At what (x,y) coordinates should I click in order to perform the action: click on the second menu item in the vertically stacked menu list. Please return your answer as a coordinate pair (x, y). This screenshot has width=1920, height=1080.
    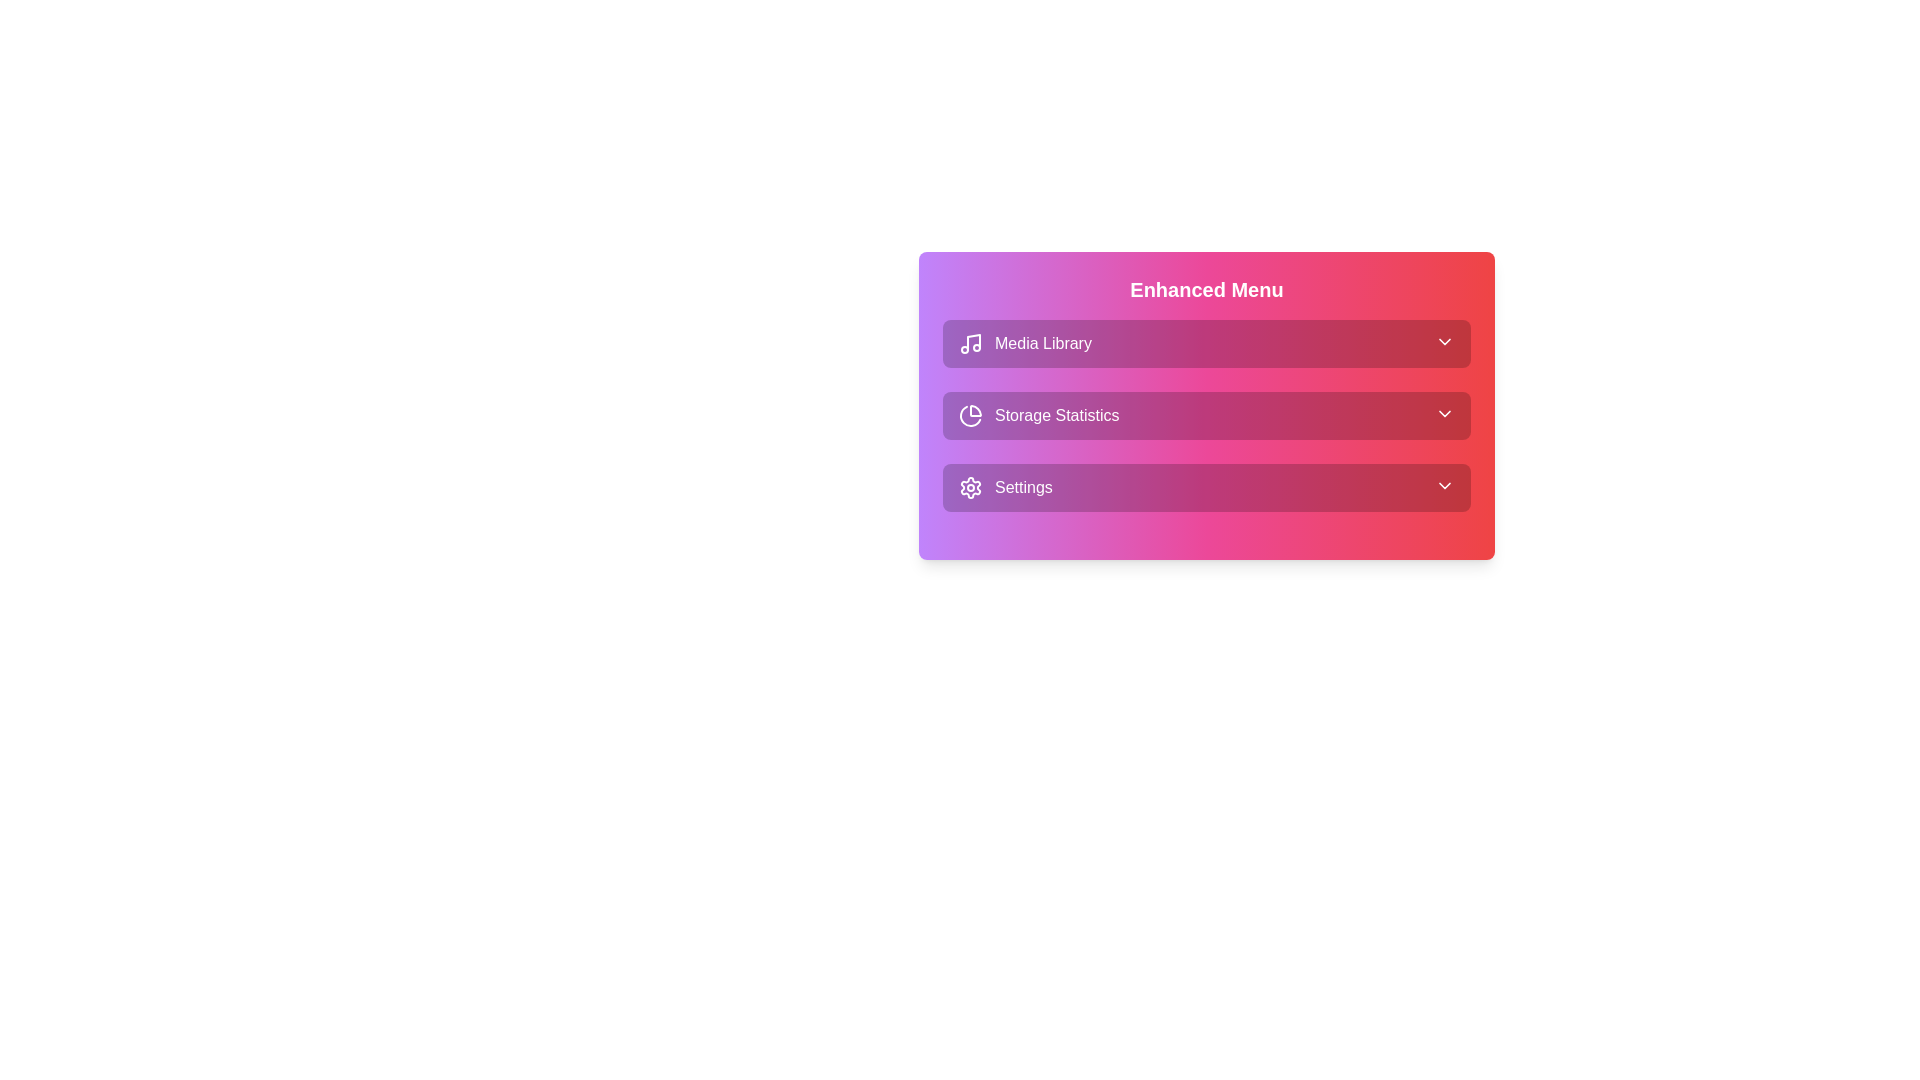
    Looking at the image, I should click on (1205, 405).